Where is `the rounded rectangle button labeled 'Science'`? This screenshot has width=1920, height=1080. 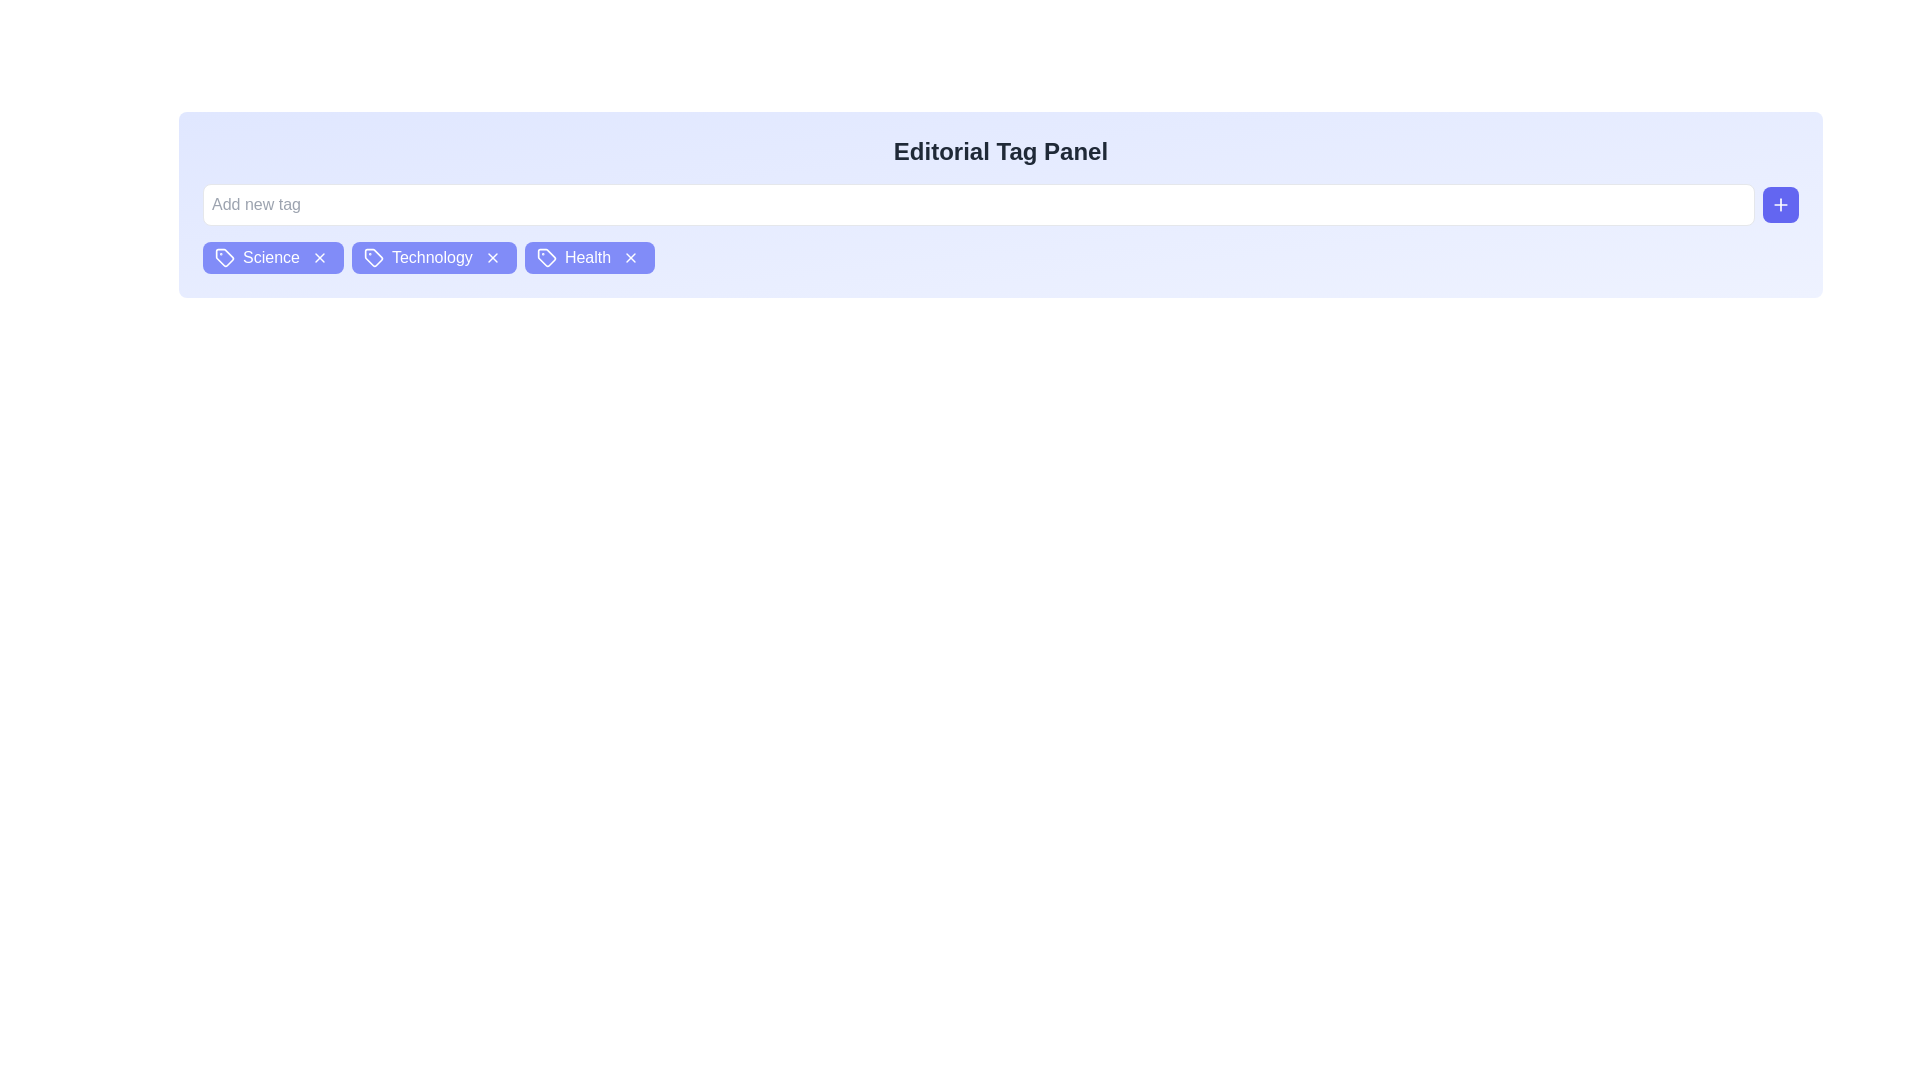 the rounded rectangle button labeled 'Science' is located at coordinates (272, 257).